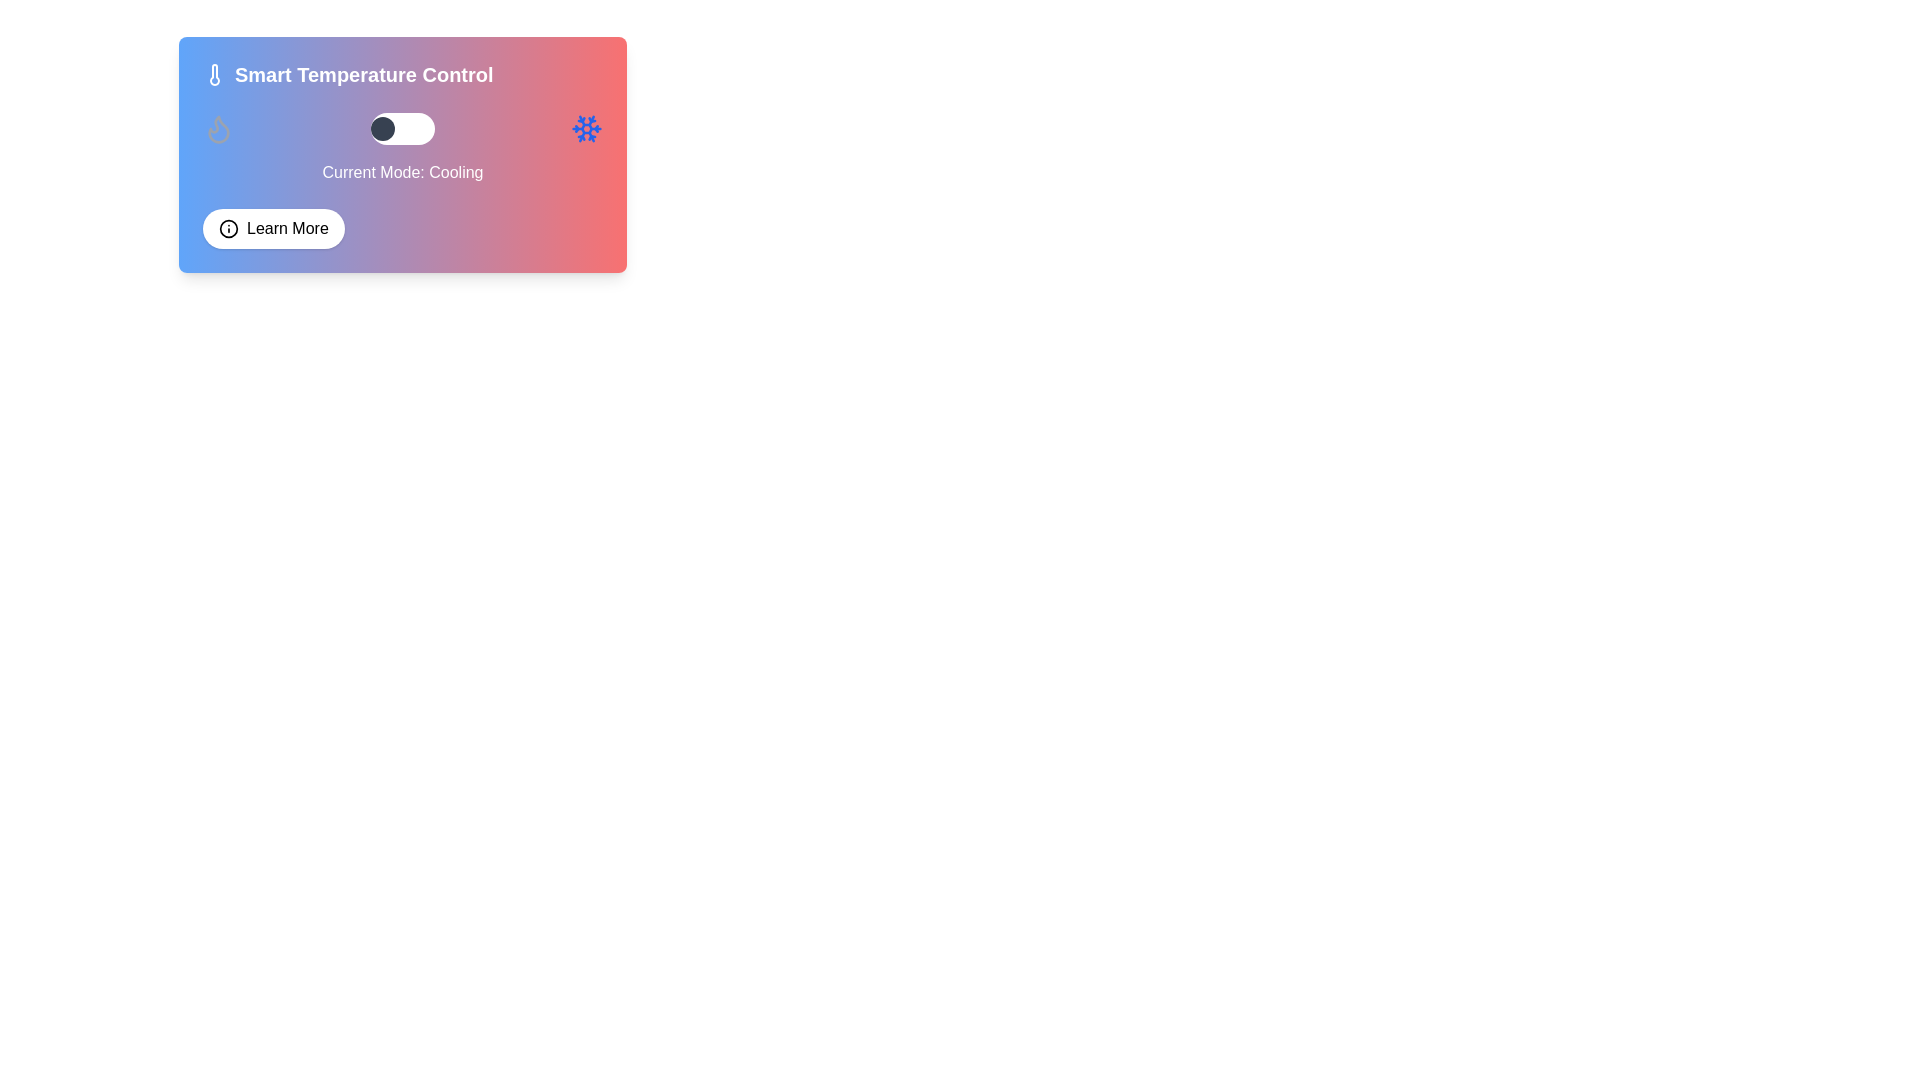 The image size is (1920, 1080). What do you see at coordinates (402, 172) in the screenshot?
I see `text label displaying 'Current Mode: Cooling' located below the toggle switch in the 'Smart Temperature Control' panel` at bounding box center [402, 172].